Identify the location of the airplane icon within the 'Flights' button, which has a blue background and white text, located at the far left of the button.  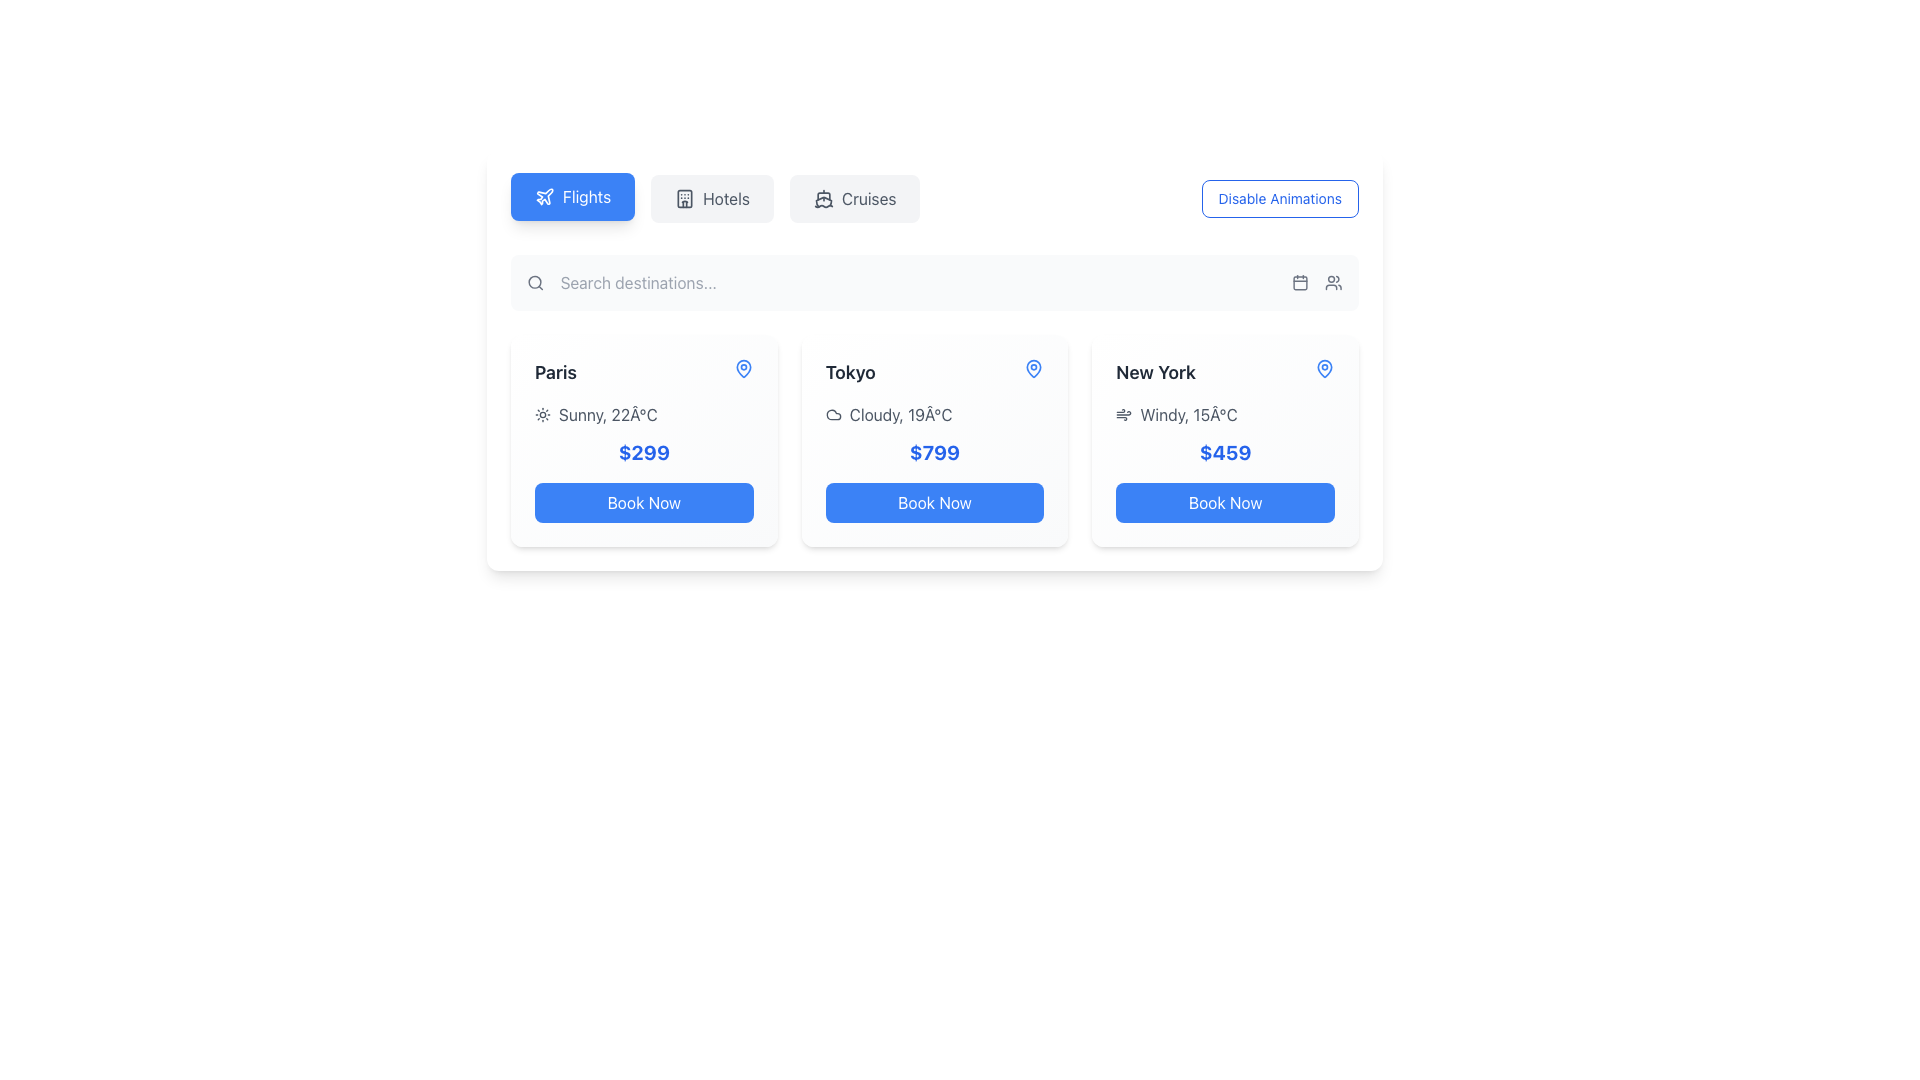
(545, 196).